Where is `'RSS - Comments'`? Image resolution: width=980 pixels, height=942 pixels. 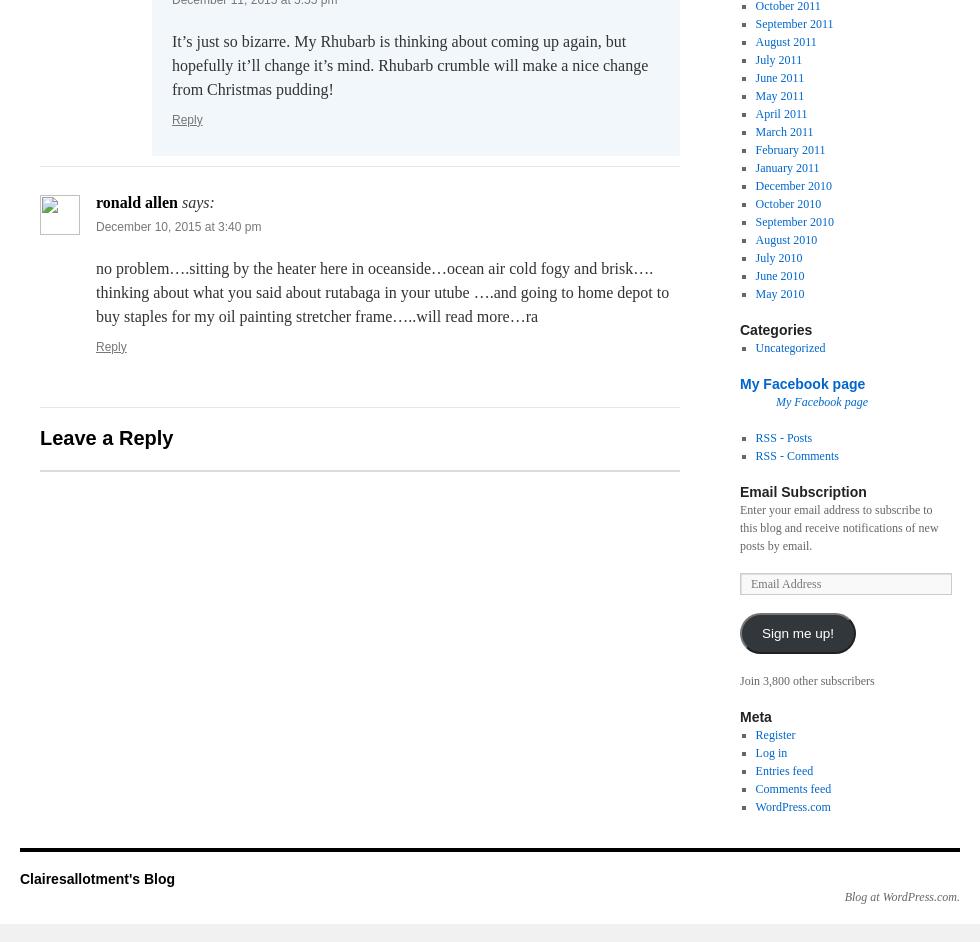
'RSS - Comments' is located at coordinates (754, 455).